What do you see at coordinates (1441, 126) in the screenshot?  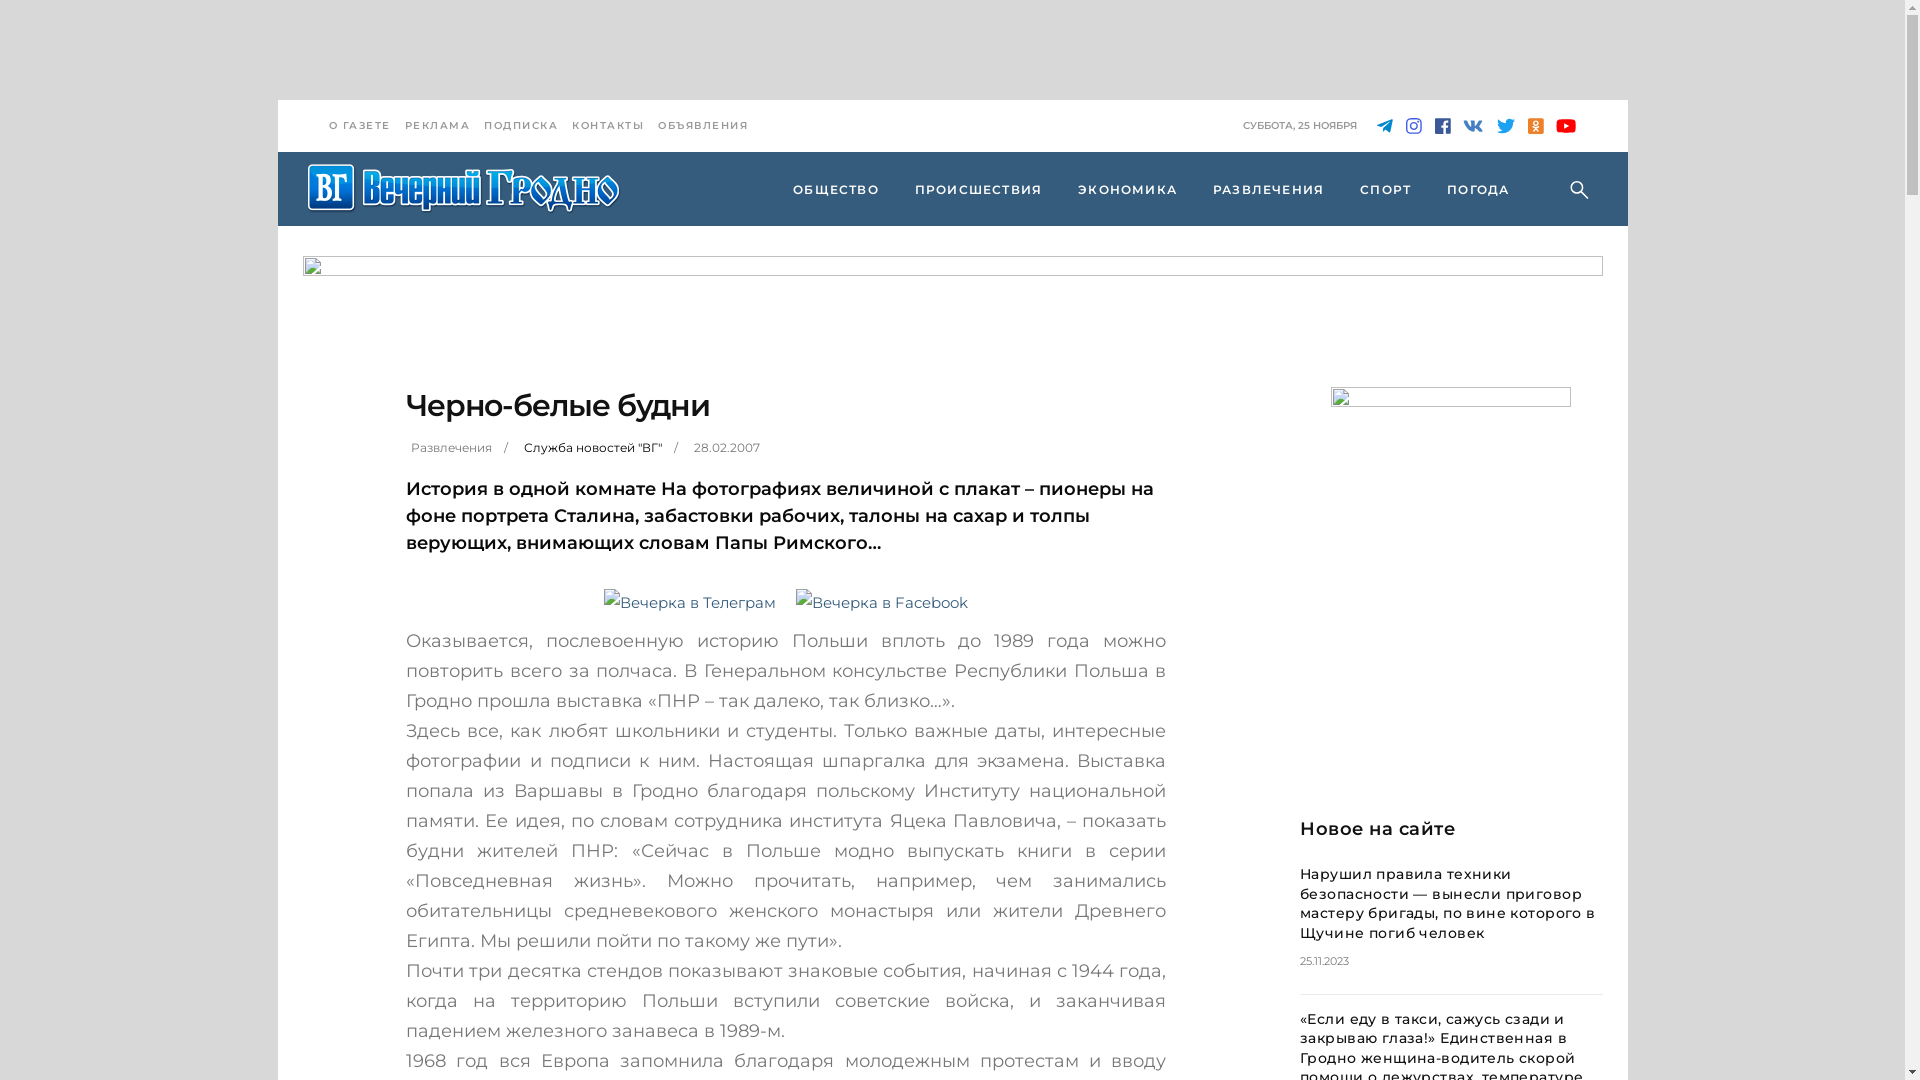 I see `'Facebook'` at bounding box center [1441, 126].